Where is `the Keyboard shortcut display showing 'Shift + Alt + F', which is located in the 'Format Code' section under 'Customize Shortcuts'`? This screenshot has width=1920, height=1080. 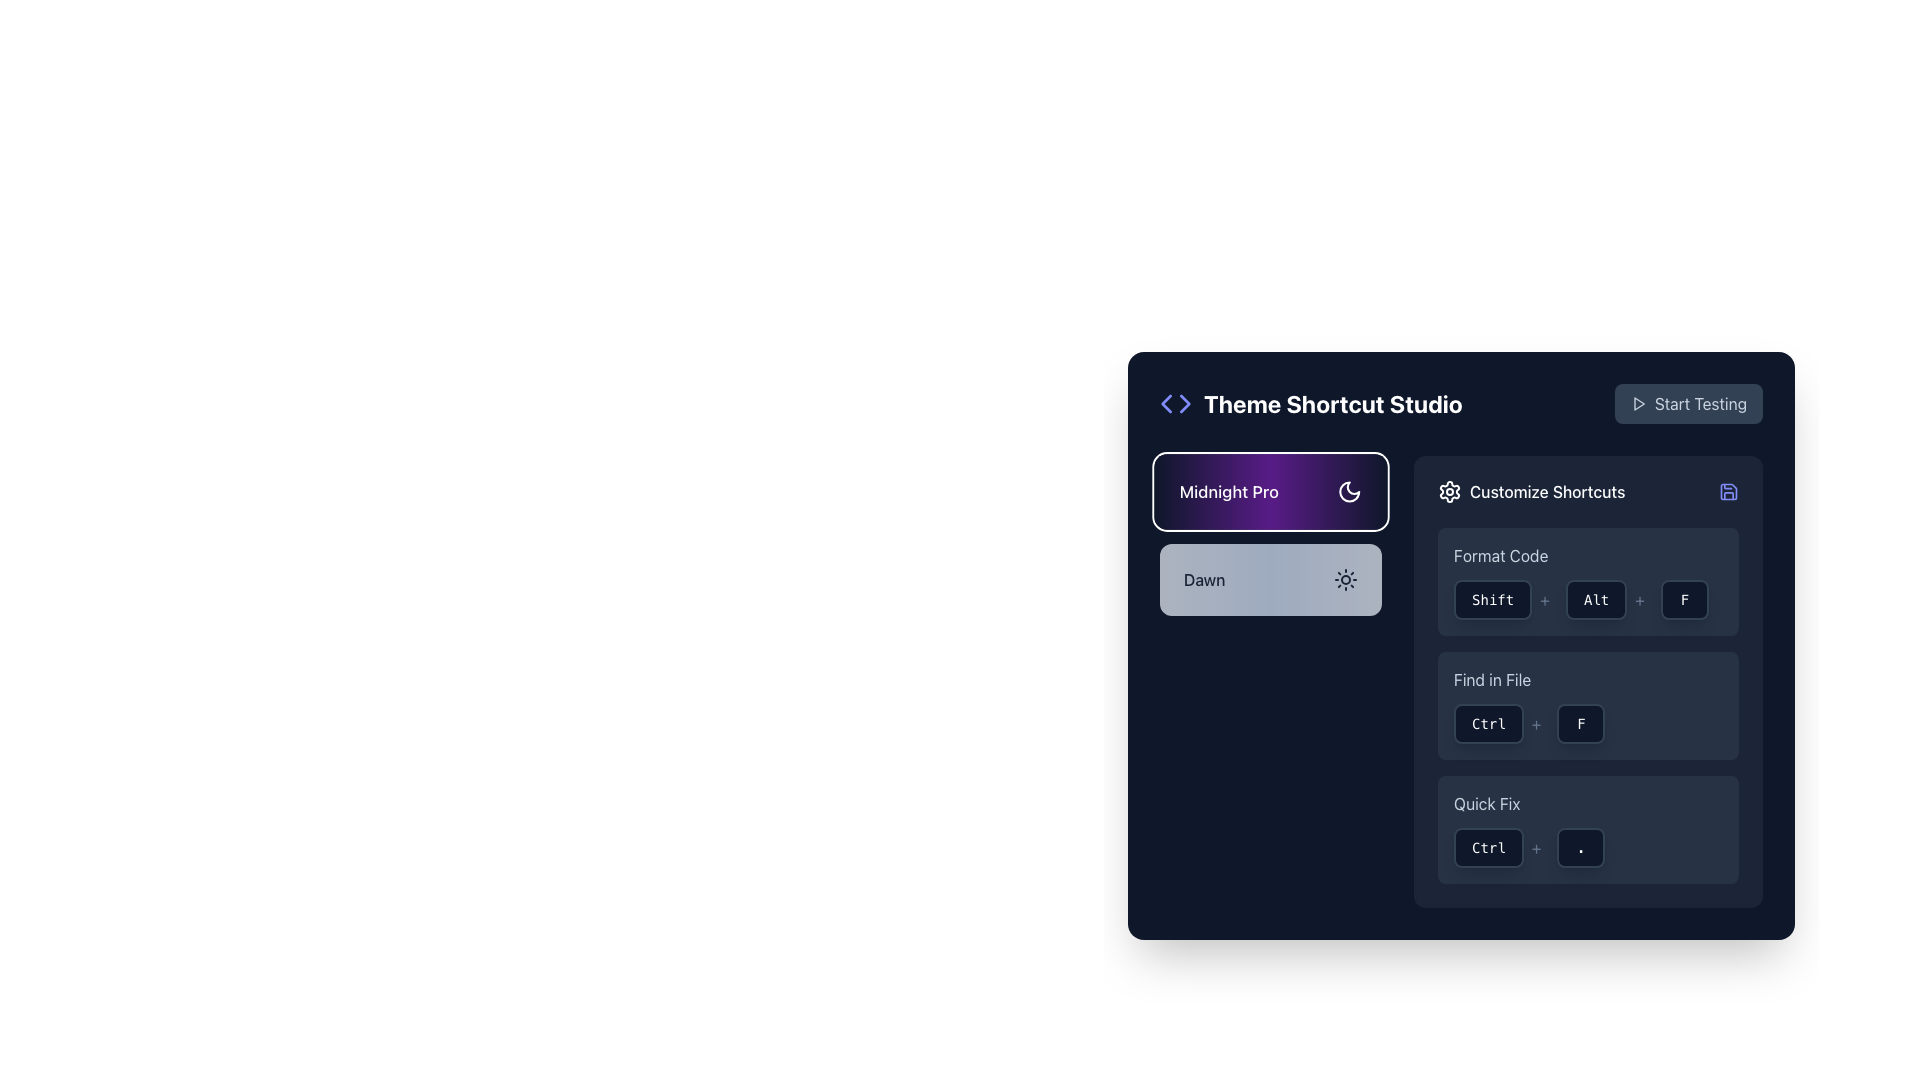 the Keyboard shortcut display showing 'Shift + Alt + F', which is located in the 'Format Code' section under 'Customize Shortcuts' is located at coordinates (1587, 599).